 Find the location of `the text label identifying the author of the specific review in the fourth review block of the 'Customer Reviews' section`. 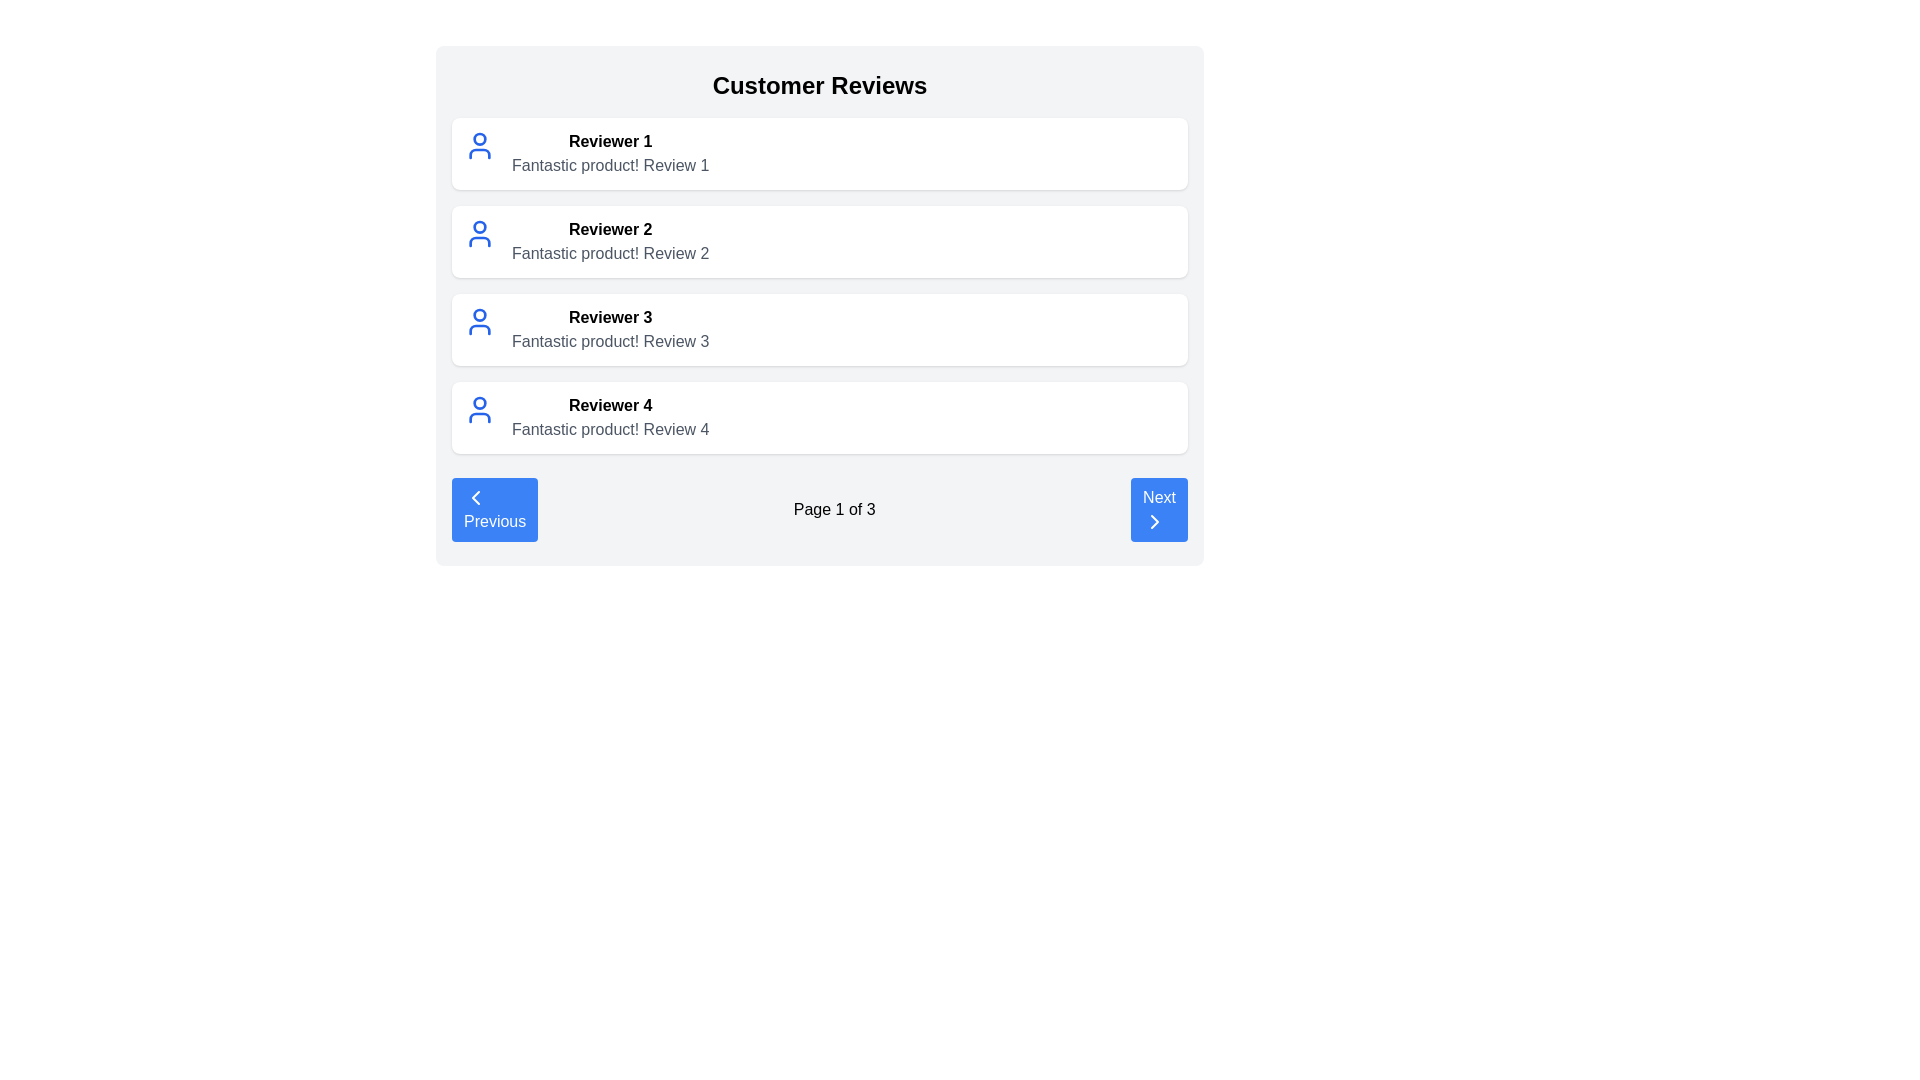

the text label identifying the author of the specific review in the fourth review block of the 'Customer Reviews' section is located at coordinates (609, 405).